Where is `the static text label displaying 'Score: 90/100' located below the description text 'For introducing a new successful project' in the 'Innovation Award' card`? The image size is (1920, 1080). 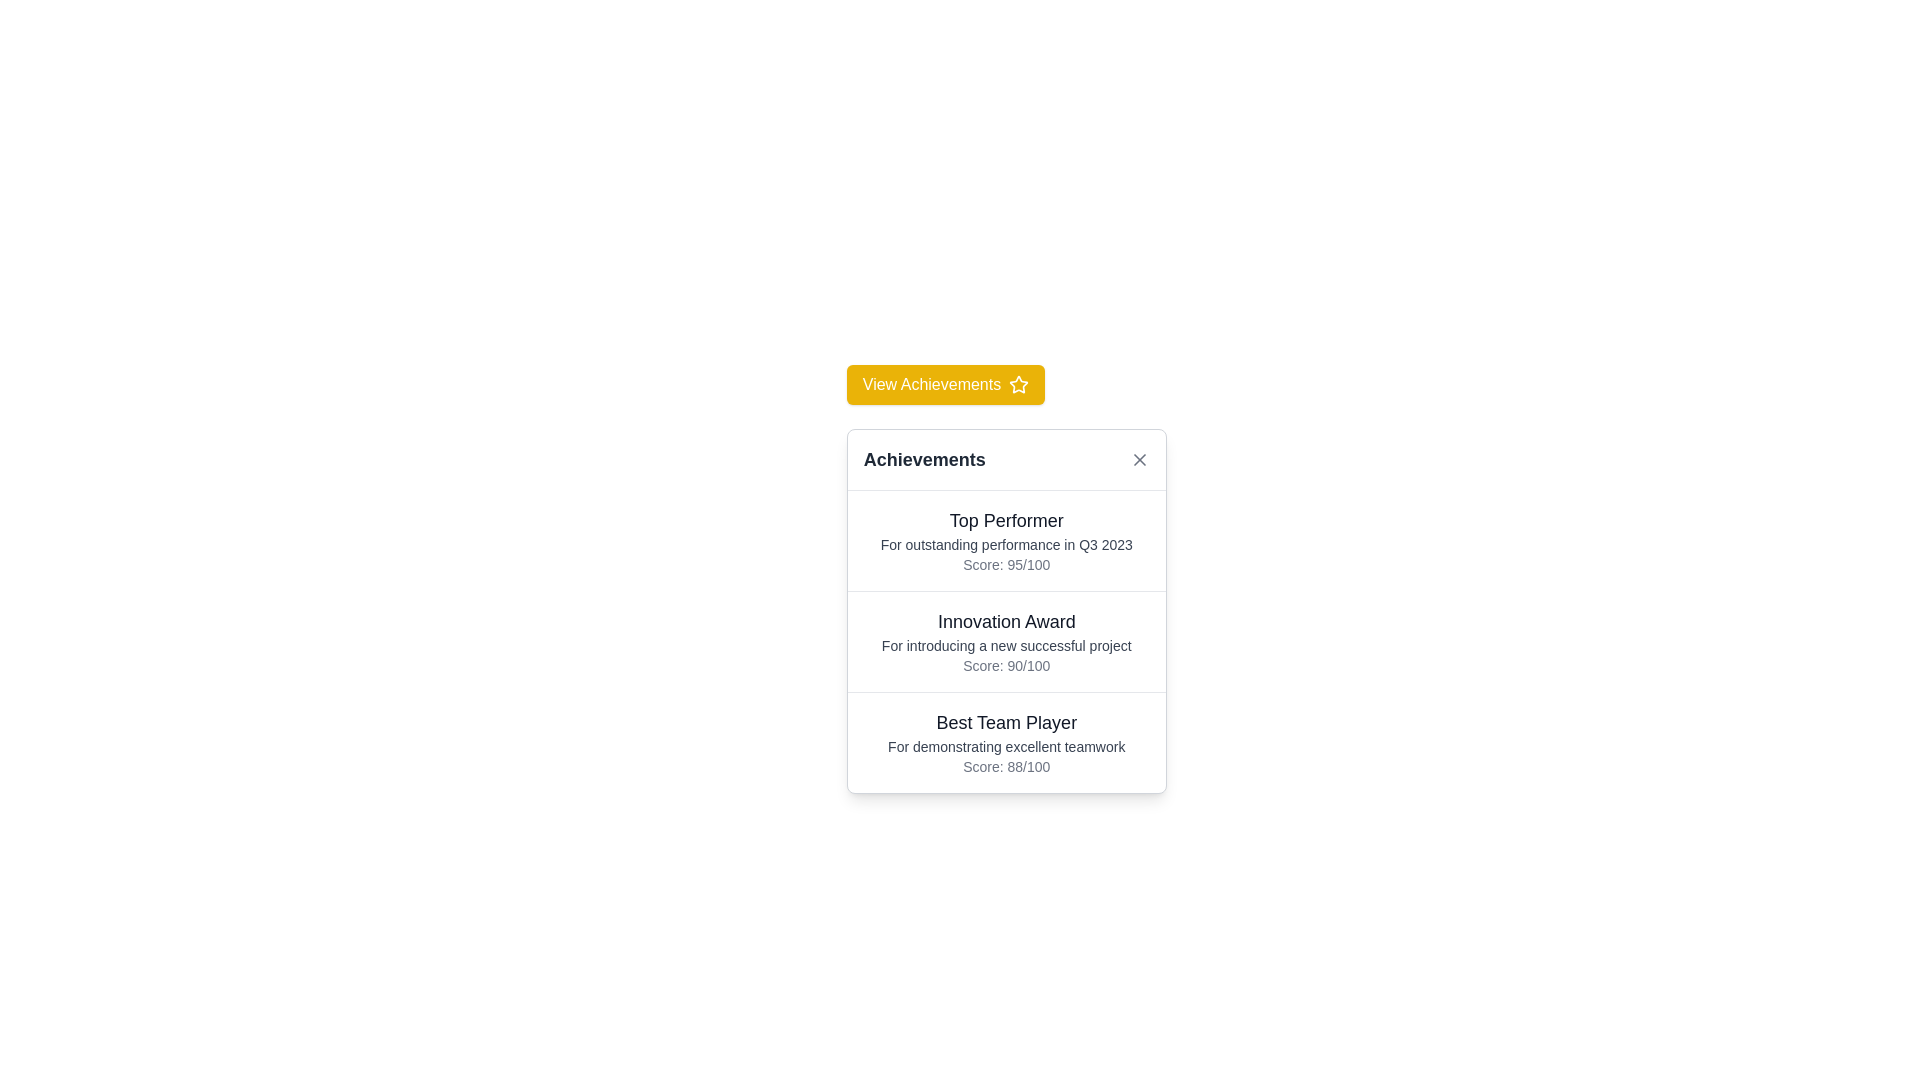
the static text label displaying 'Score: 90/100' located below the description text 'For introducing a new successful project' in the 'Innovation Award' card is located at coordinates (1006, 666).